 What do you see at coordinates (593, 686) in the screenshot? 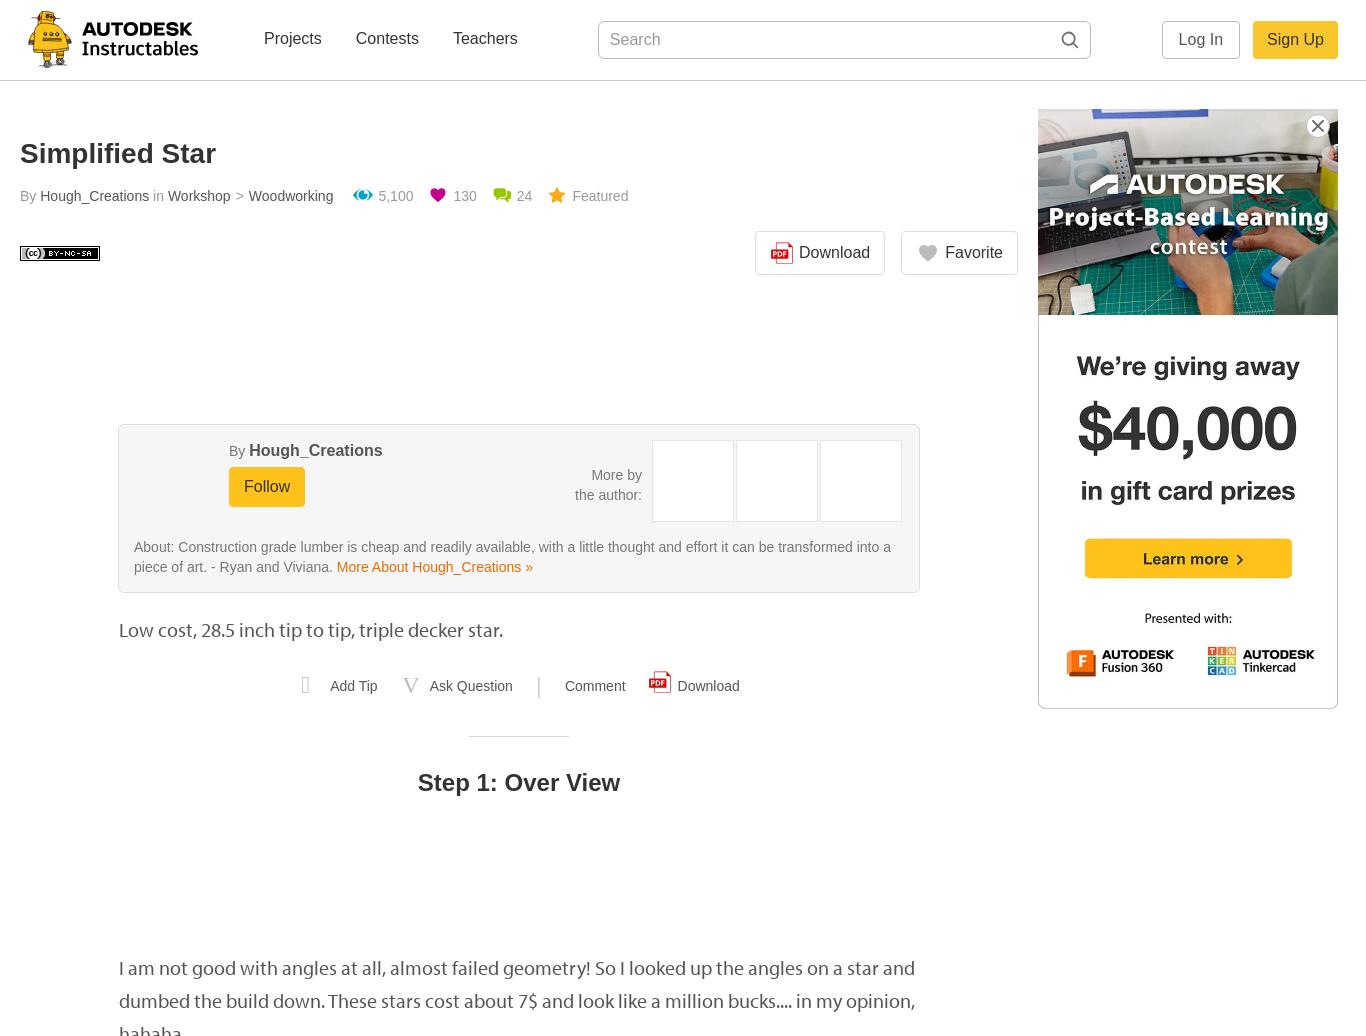
I see `'Comment'` at bounding box center [593, 686].